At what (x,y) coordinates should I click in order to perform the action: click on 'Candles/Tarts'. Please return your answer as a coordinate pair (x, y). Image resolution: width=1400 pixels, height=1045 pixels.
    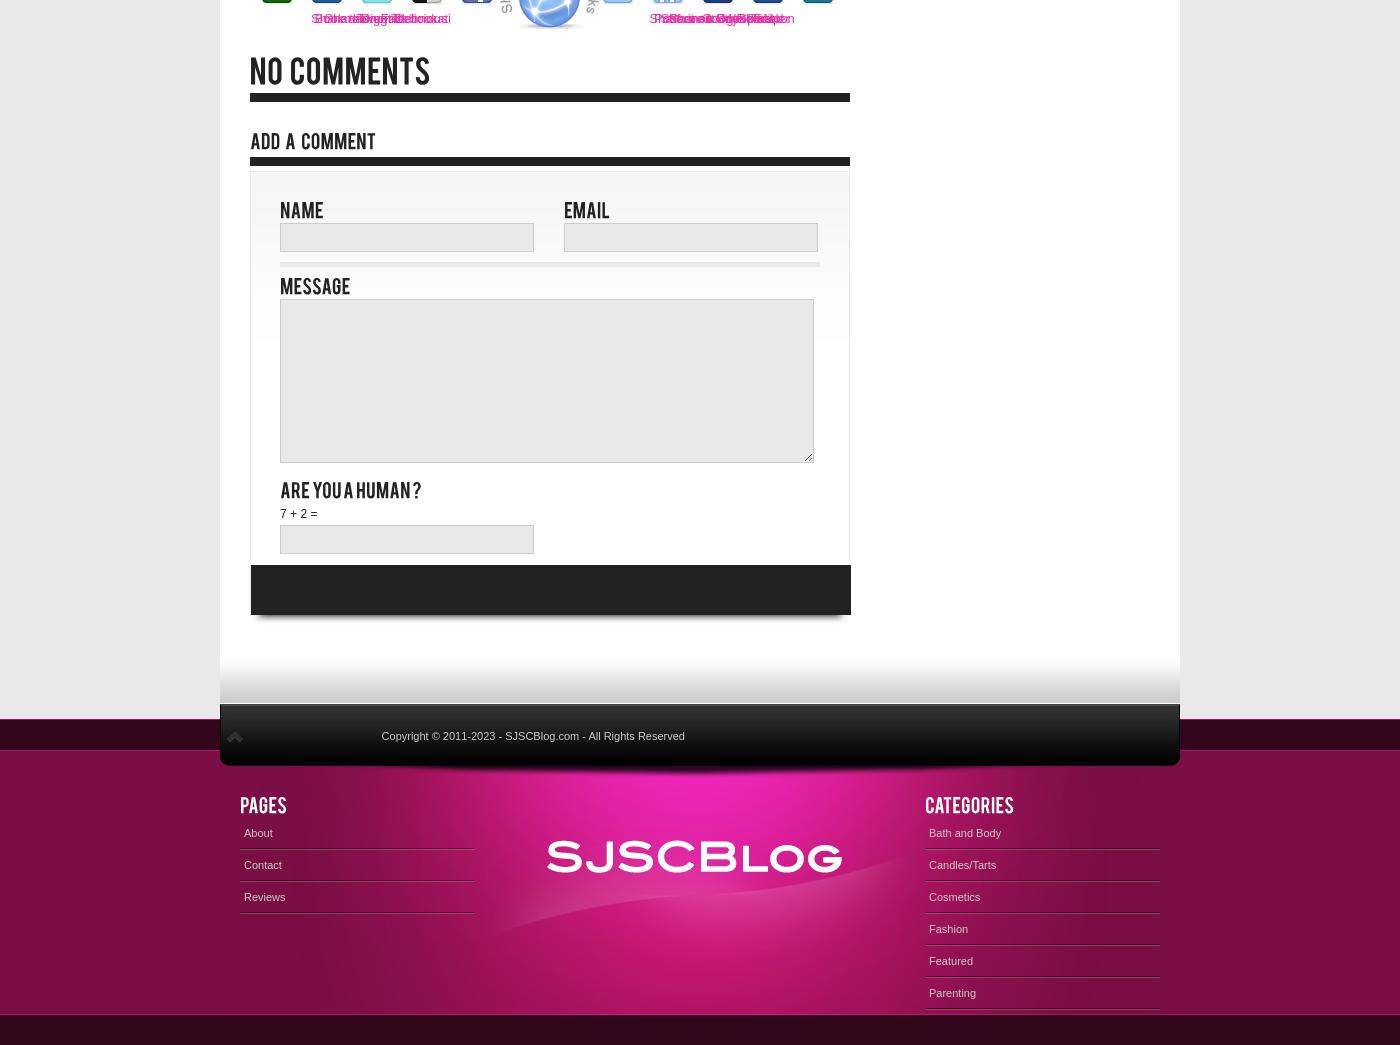
    Looking at the image, I should click on (962, 864).